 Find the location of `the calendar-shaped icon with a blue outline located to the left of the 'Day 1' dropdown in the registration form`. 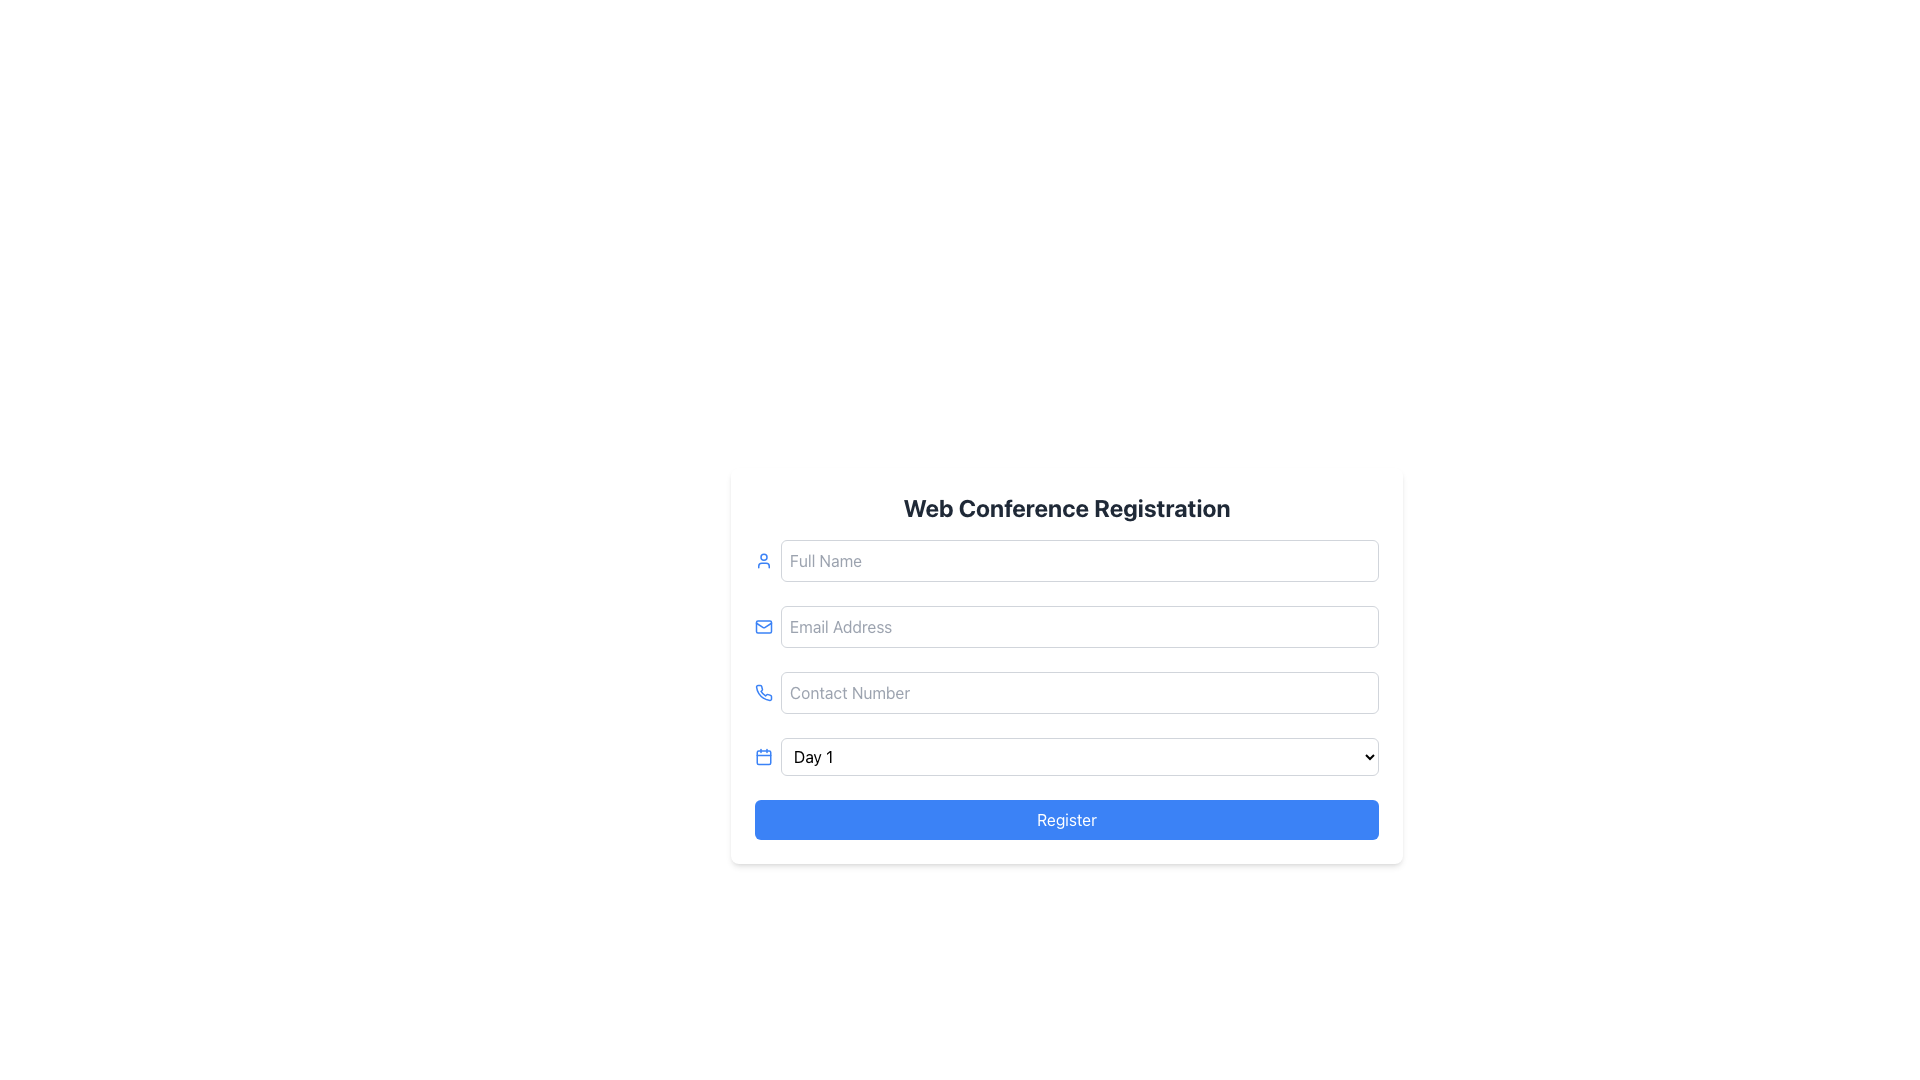

the calendar-shaped icon with a blue outline located to the left of the 'Day 1' dropdown in the registration form is located at coordinates (762, 756).